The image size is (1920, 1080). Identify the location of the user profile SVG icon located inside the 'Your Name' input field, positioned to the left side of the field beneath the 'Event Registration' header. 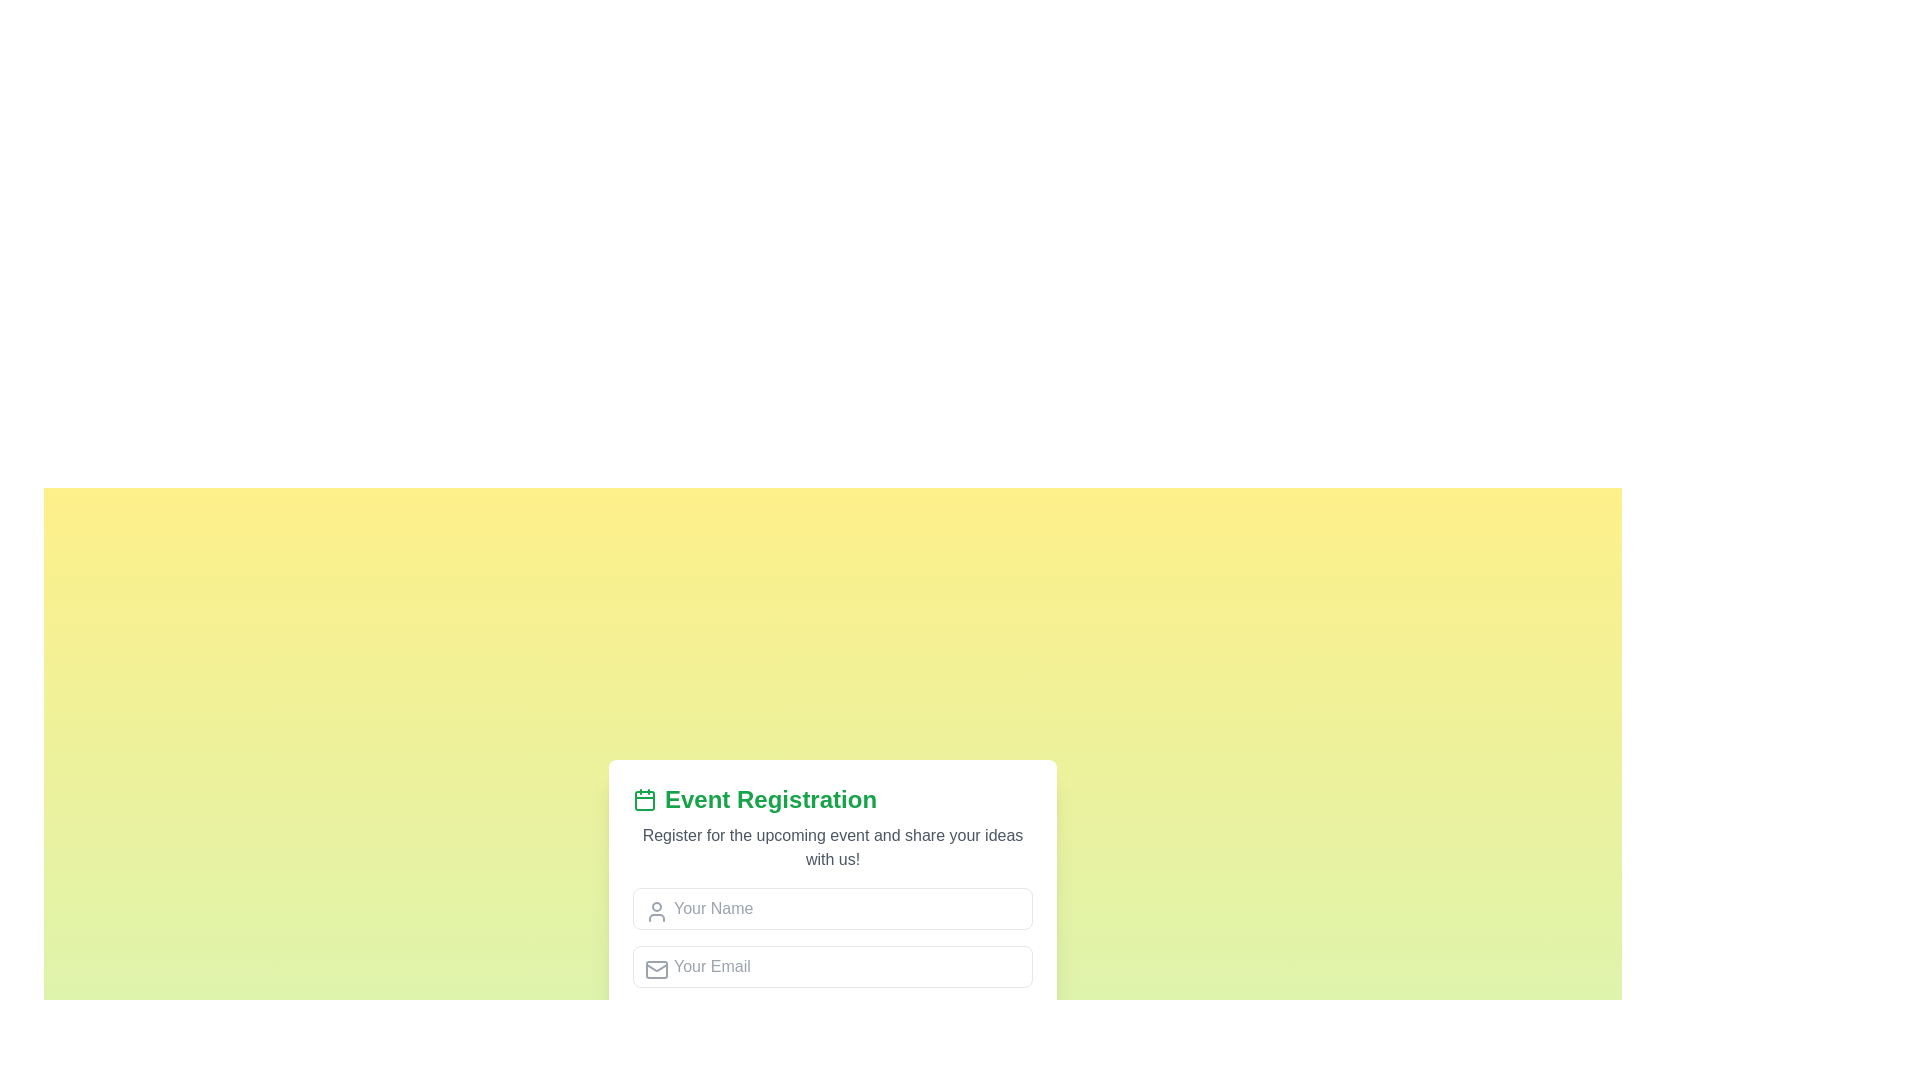
(657, 910).